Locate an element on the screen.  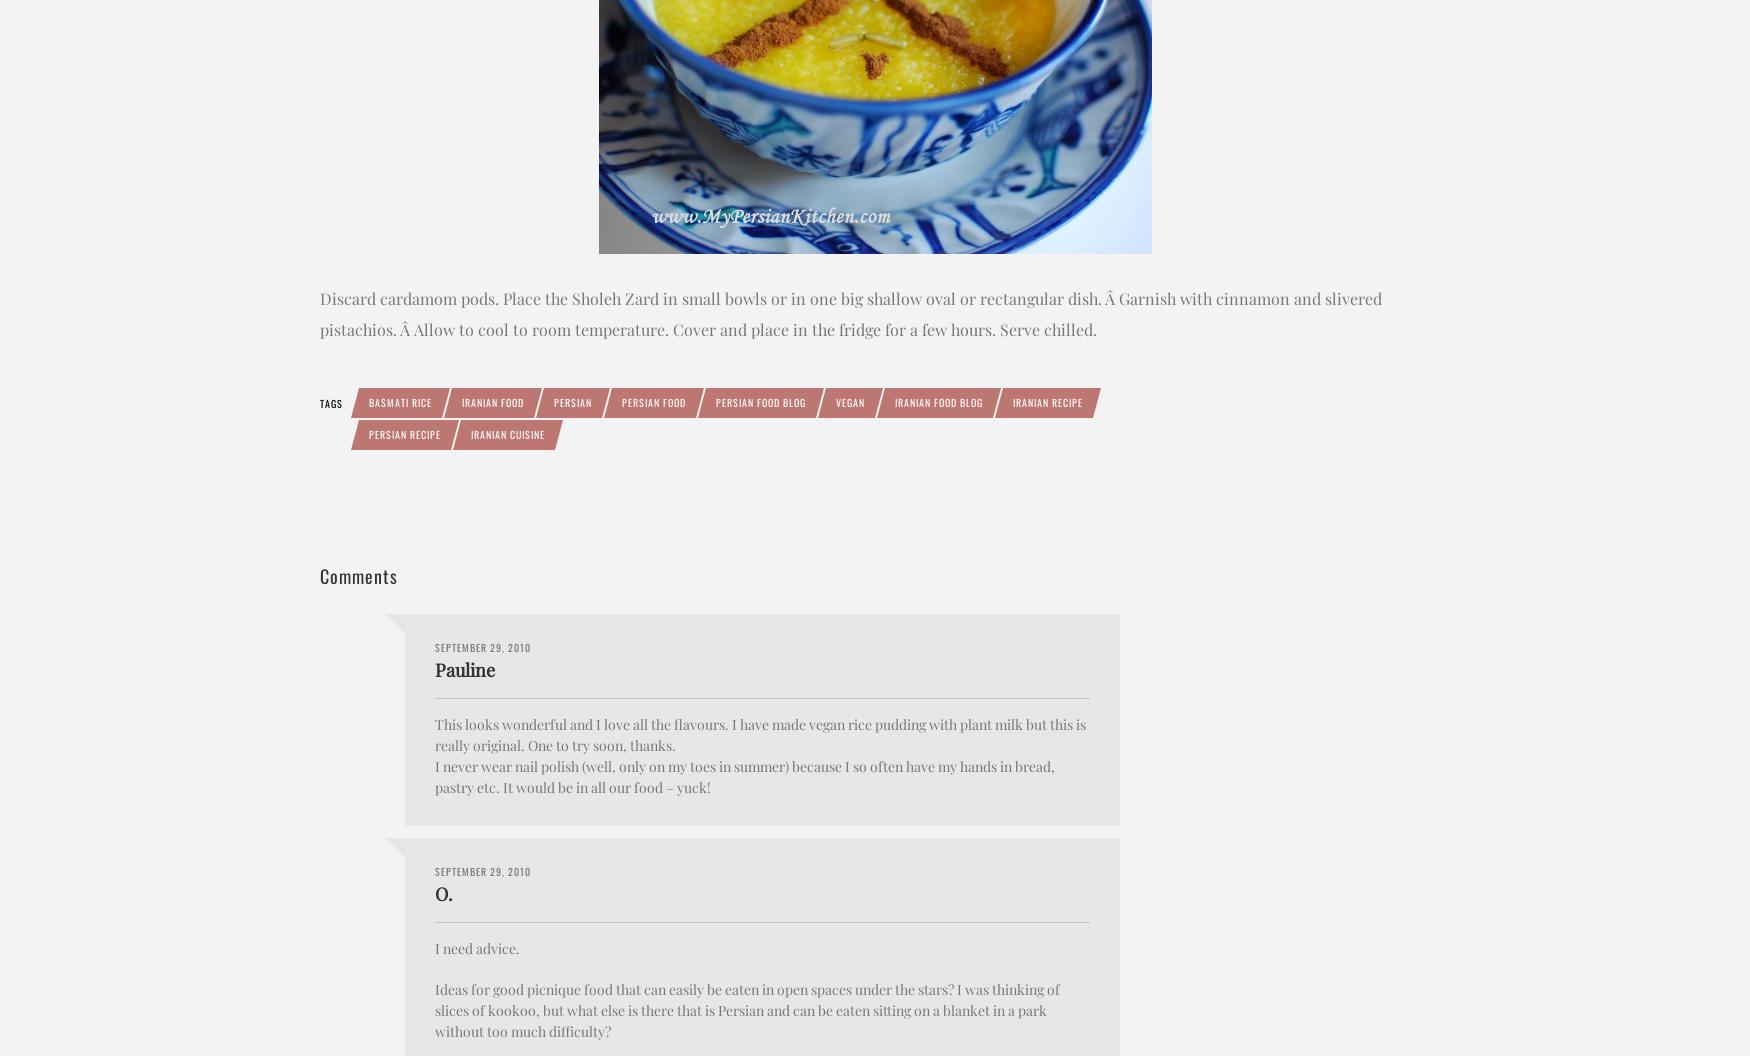
'Persian' is located at coordinates (553, 401).